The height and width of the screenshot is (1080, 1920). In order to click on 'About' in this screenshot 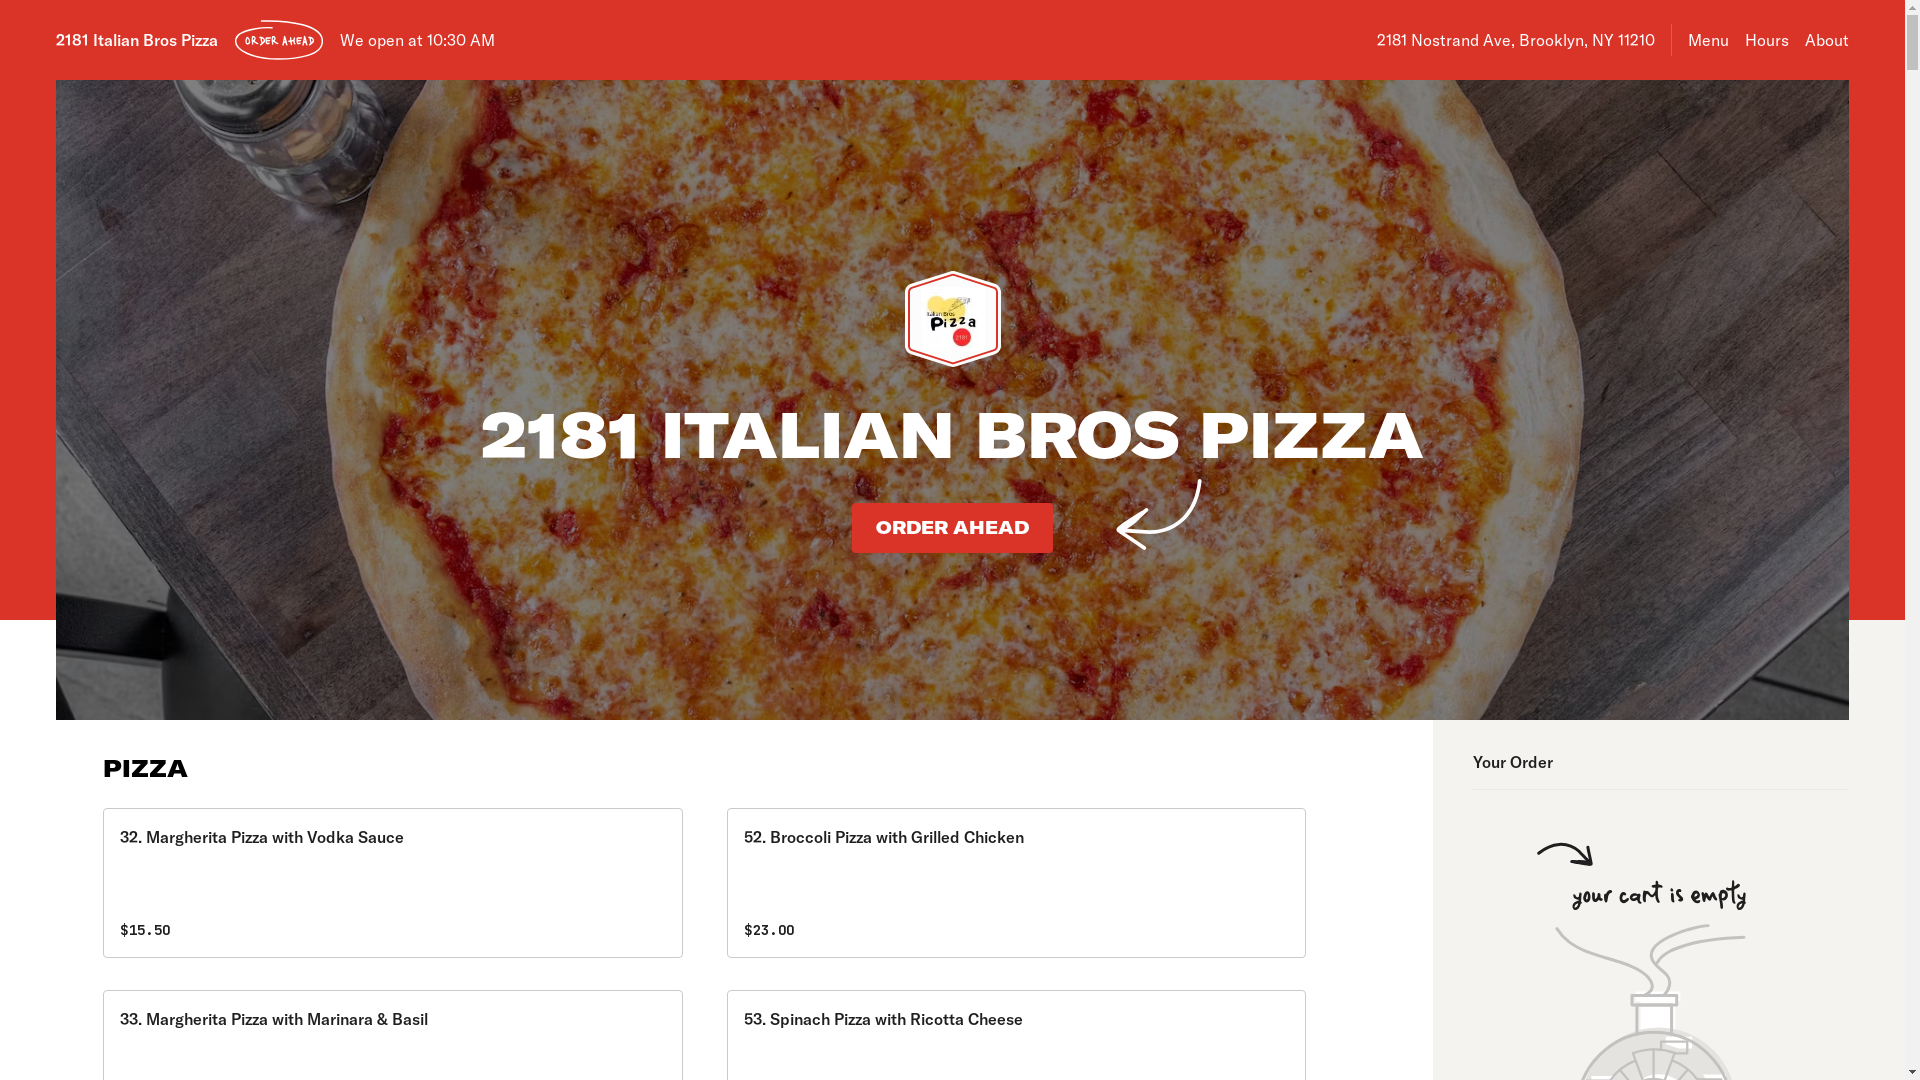, I will do `click(1827, 39)`.